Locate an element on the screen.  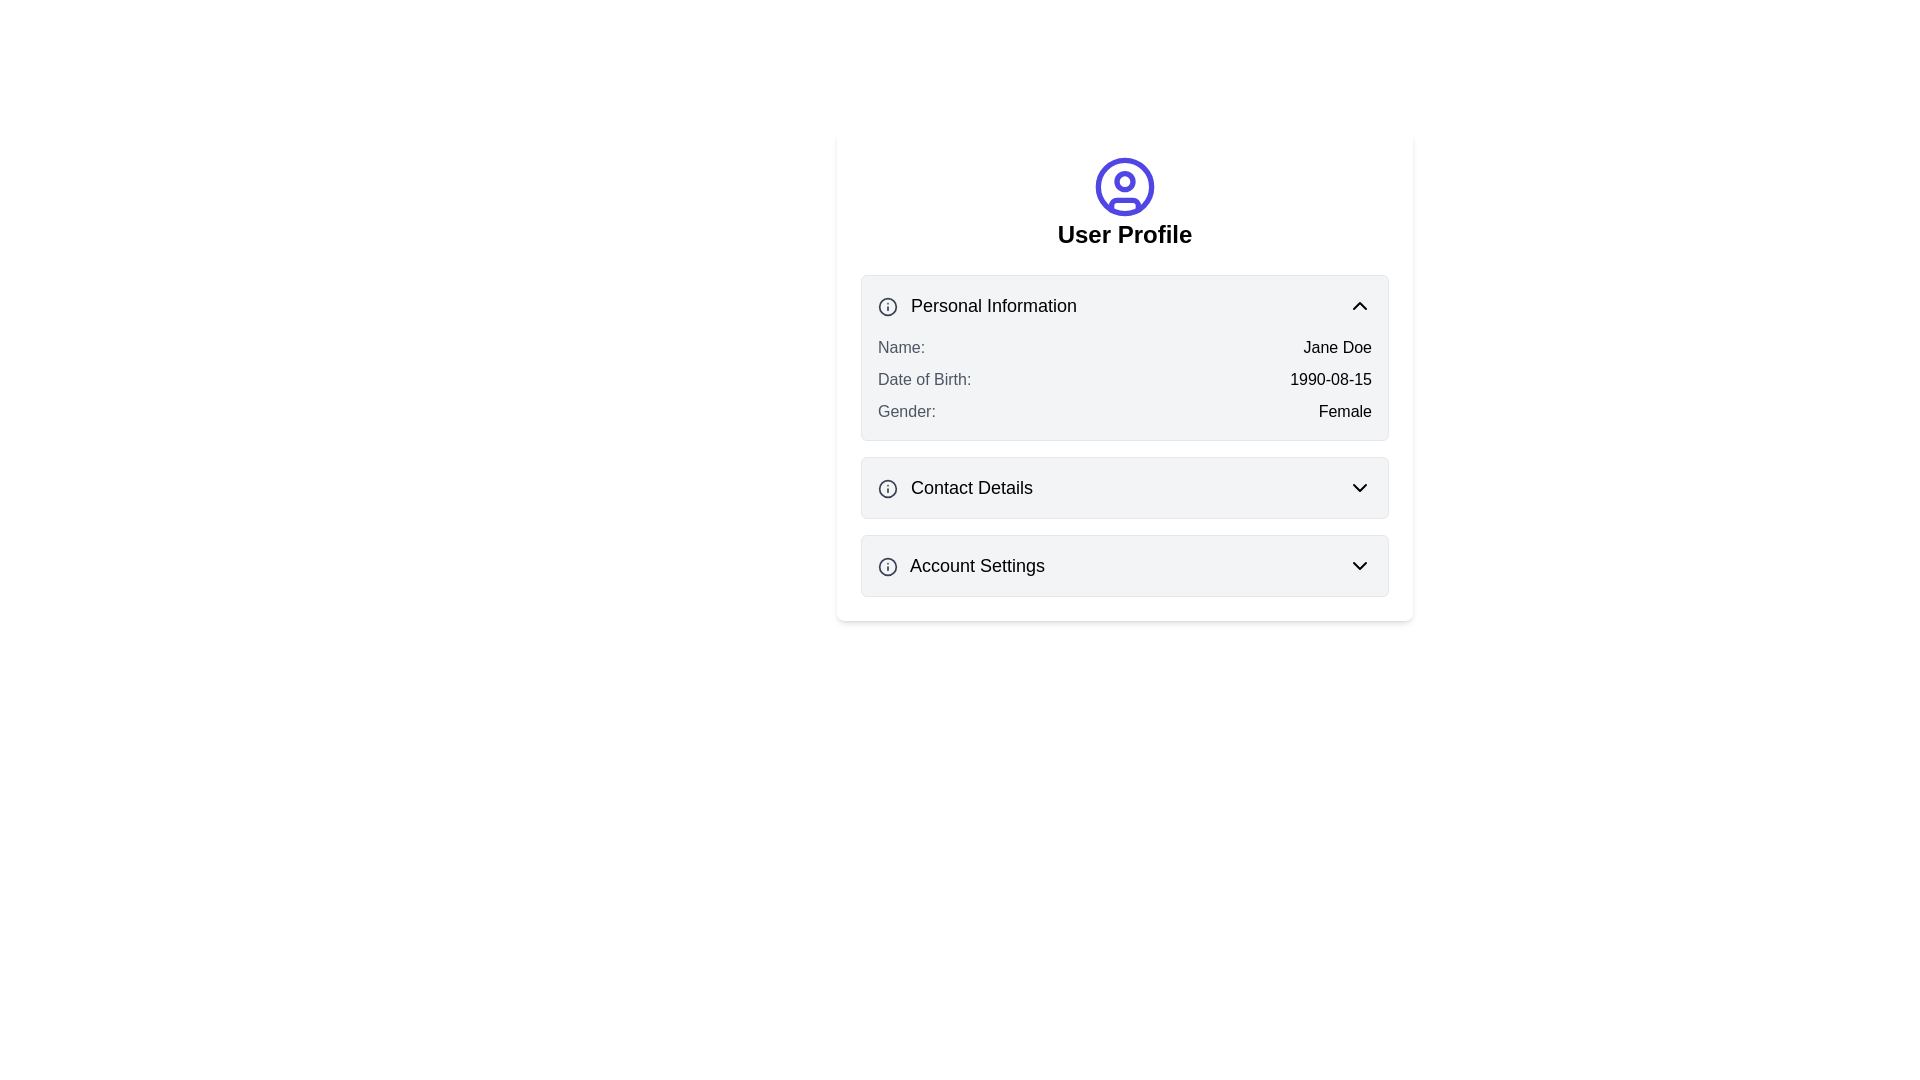
the 'Date of Birth:' text label in the 'Personal Information' section, which is styled with medium font-weight and gray color, positioned between 'Name:' and 'Gender:' labels is located at coordinates (923, 380).